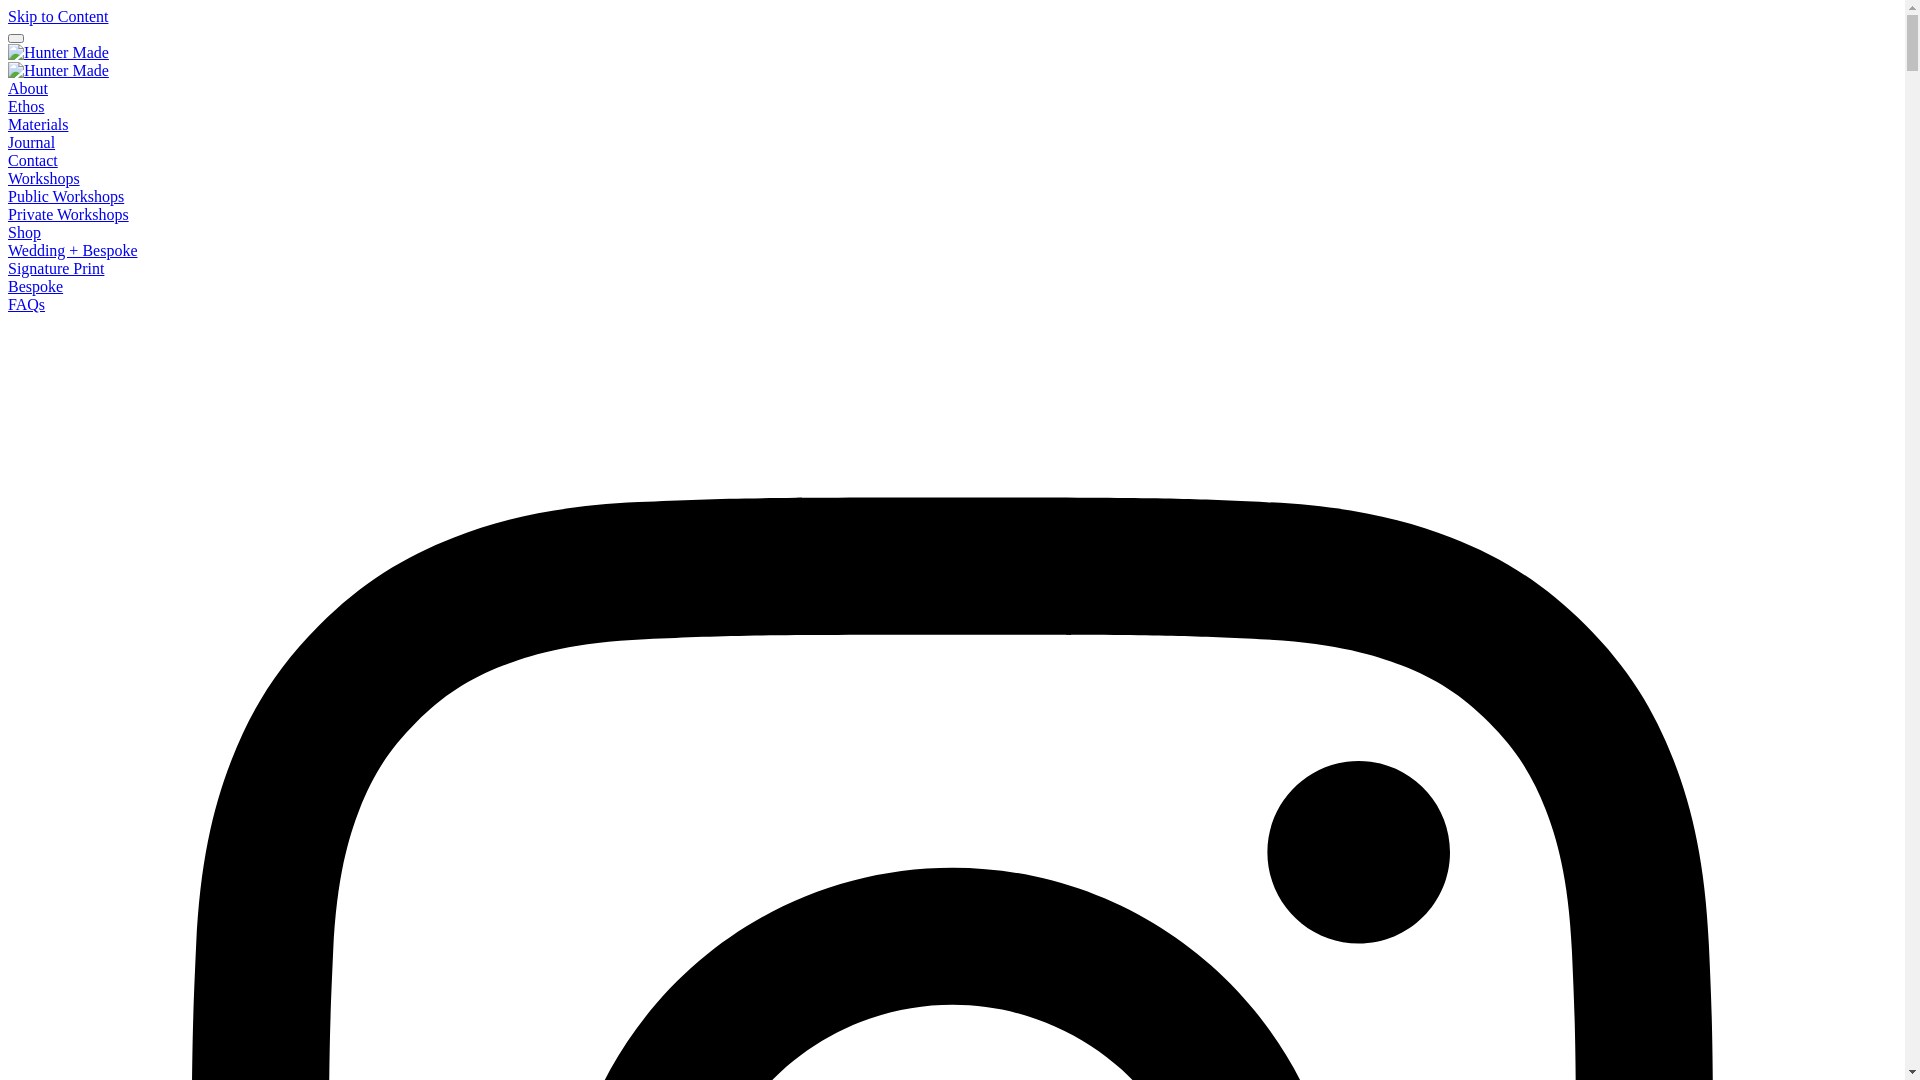 Image resolution: width=1920 pixels, height=1080 pixels. What do you see at coordinates (68, 214) in the screenshot?
I see `'Private Workshops'` at bounding box center [68, 214].